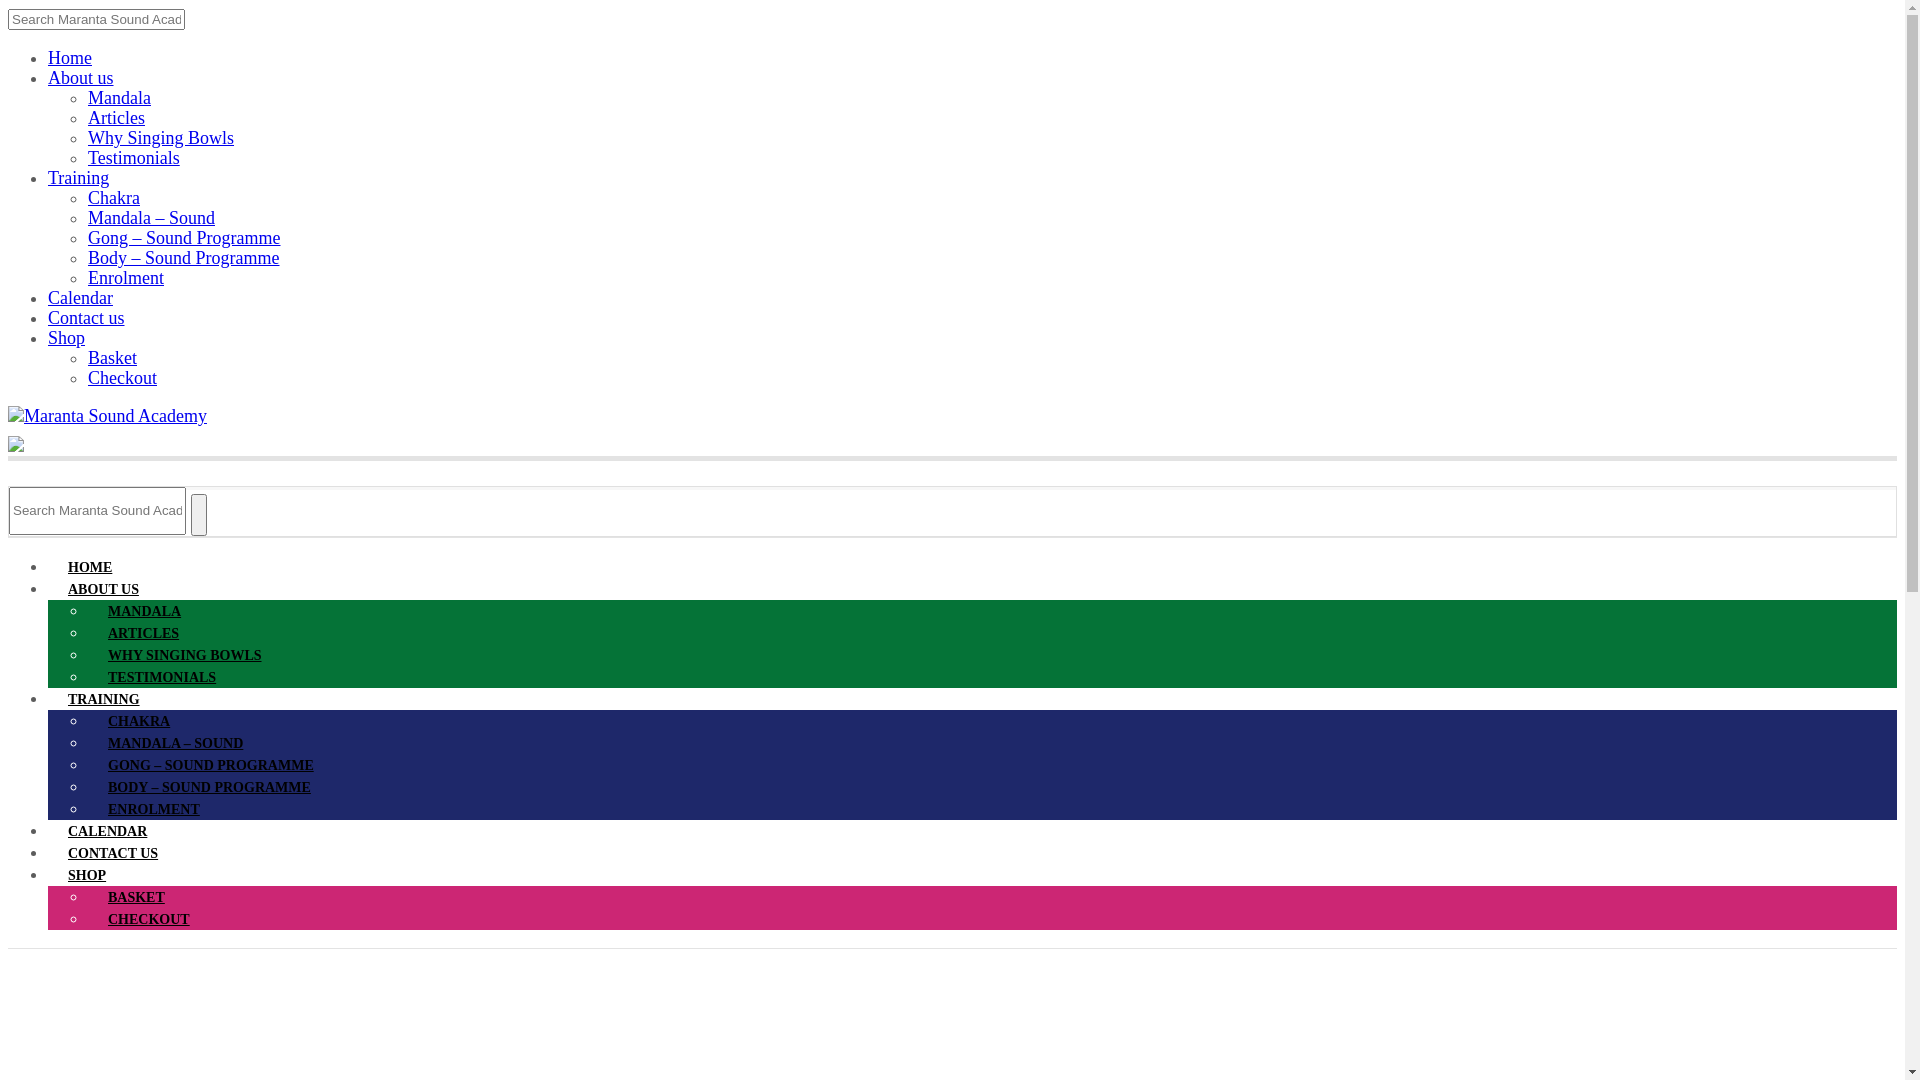 The width and height of the screenshot is (1920, 1080). What do you see at coordinates (48, 588) in the screenshot?
I see `'ABOUT US'` at bounding box center [48, 588].